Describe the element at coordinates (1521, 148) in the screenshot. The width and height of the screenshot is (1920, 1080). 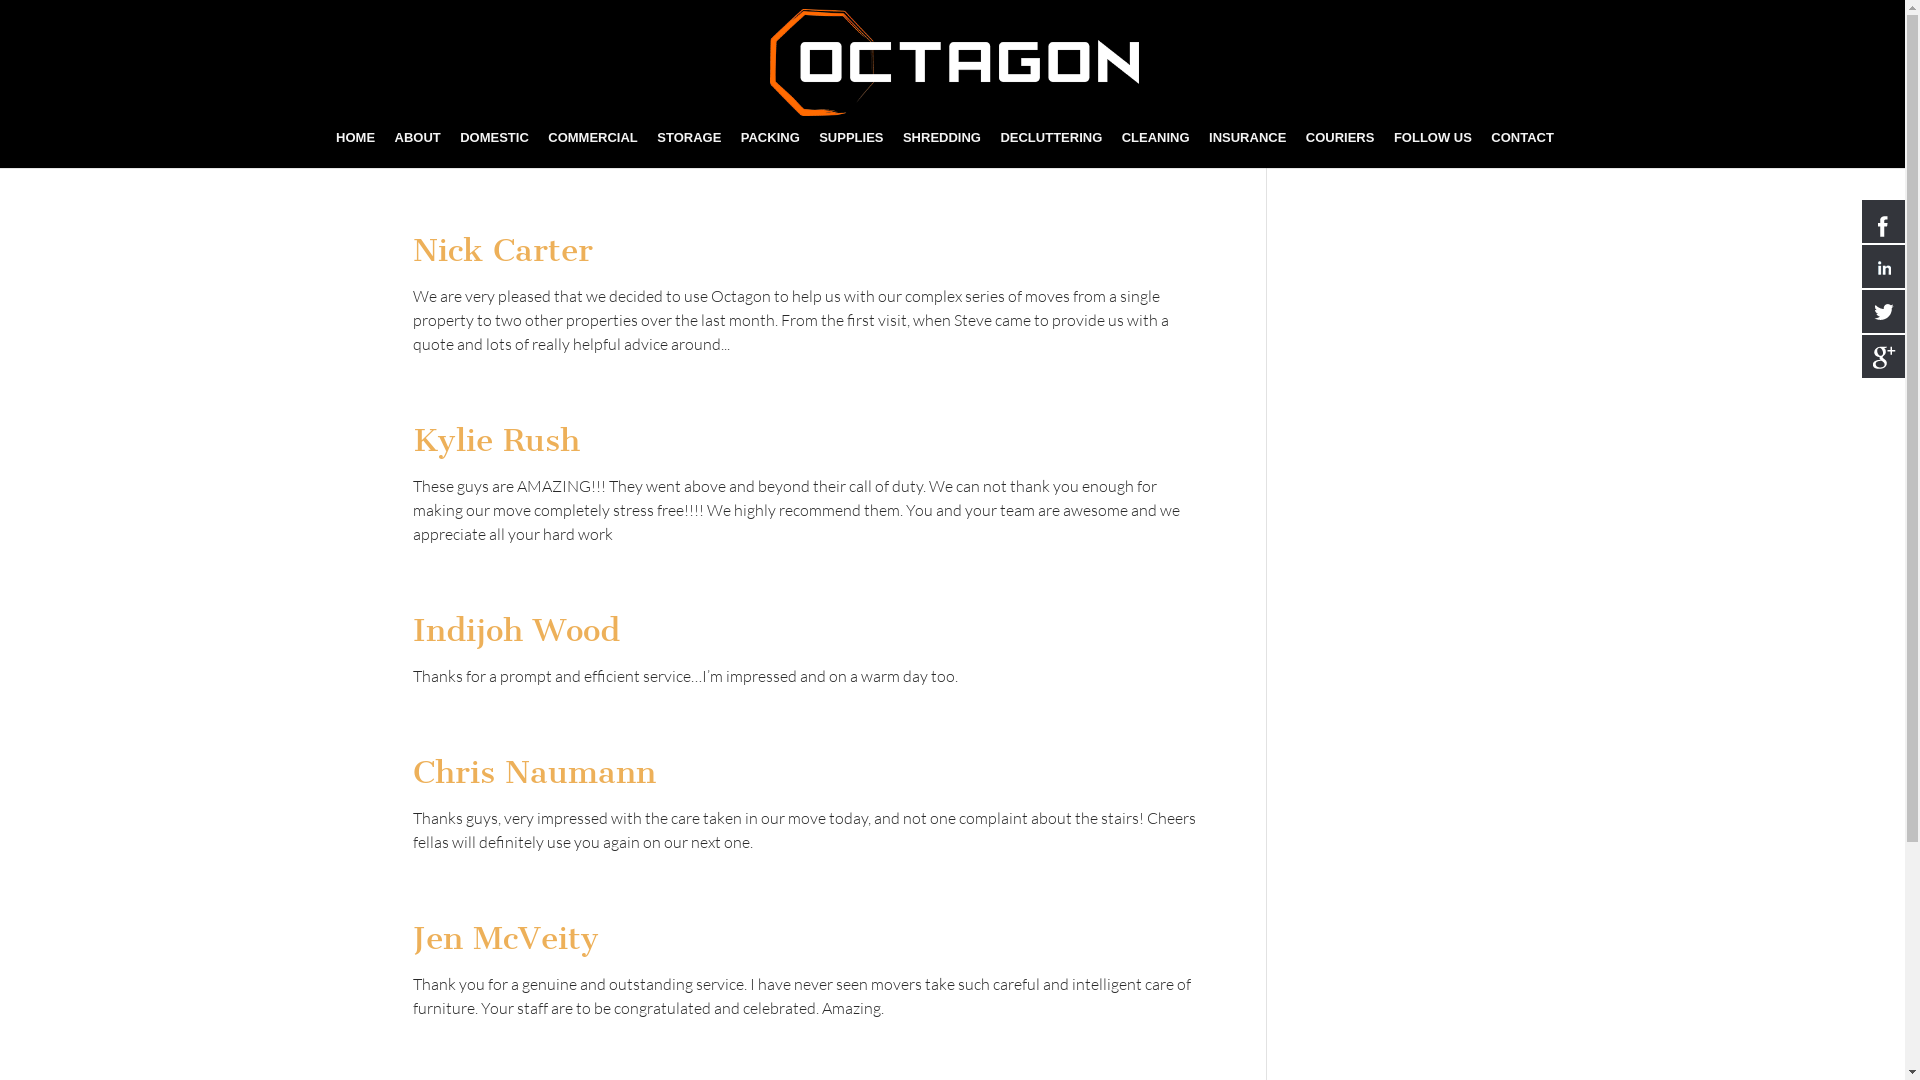
I see `'CONTACT'` at that location.